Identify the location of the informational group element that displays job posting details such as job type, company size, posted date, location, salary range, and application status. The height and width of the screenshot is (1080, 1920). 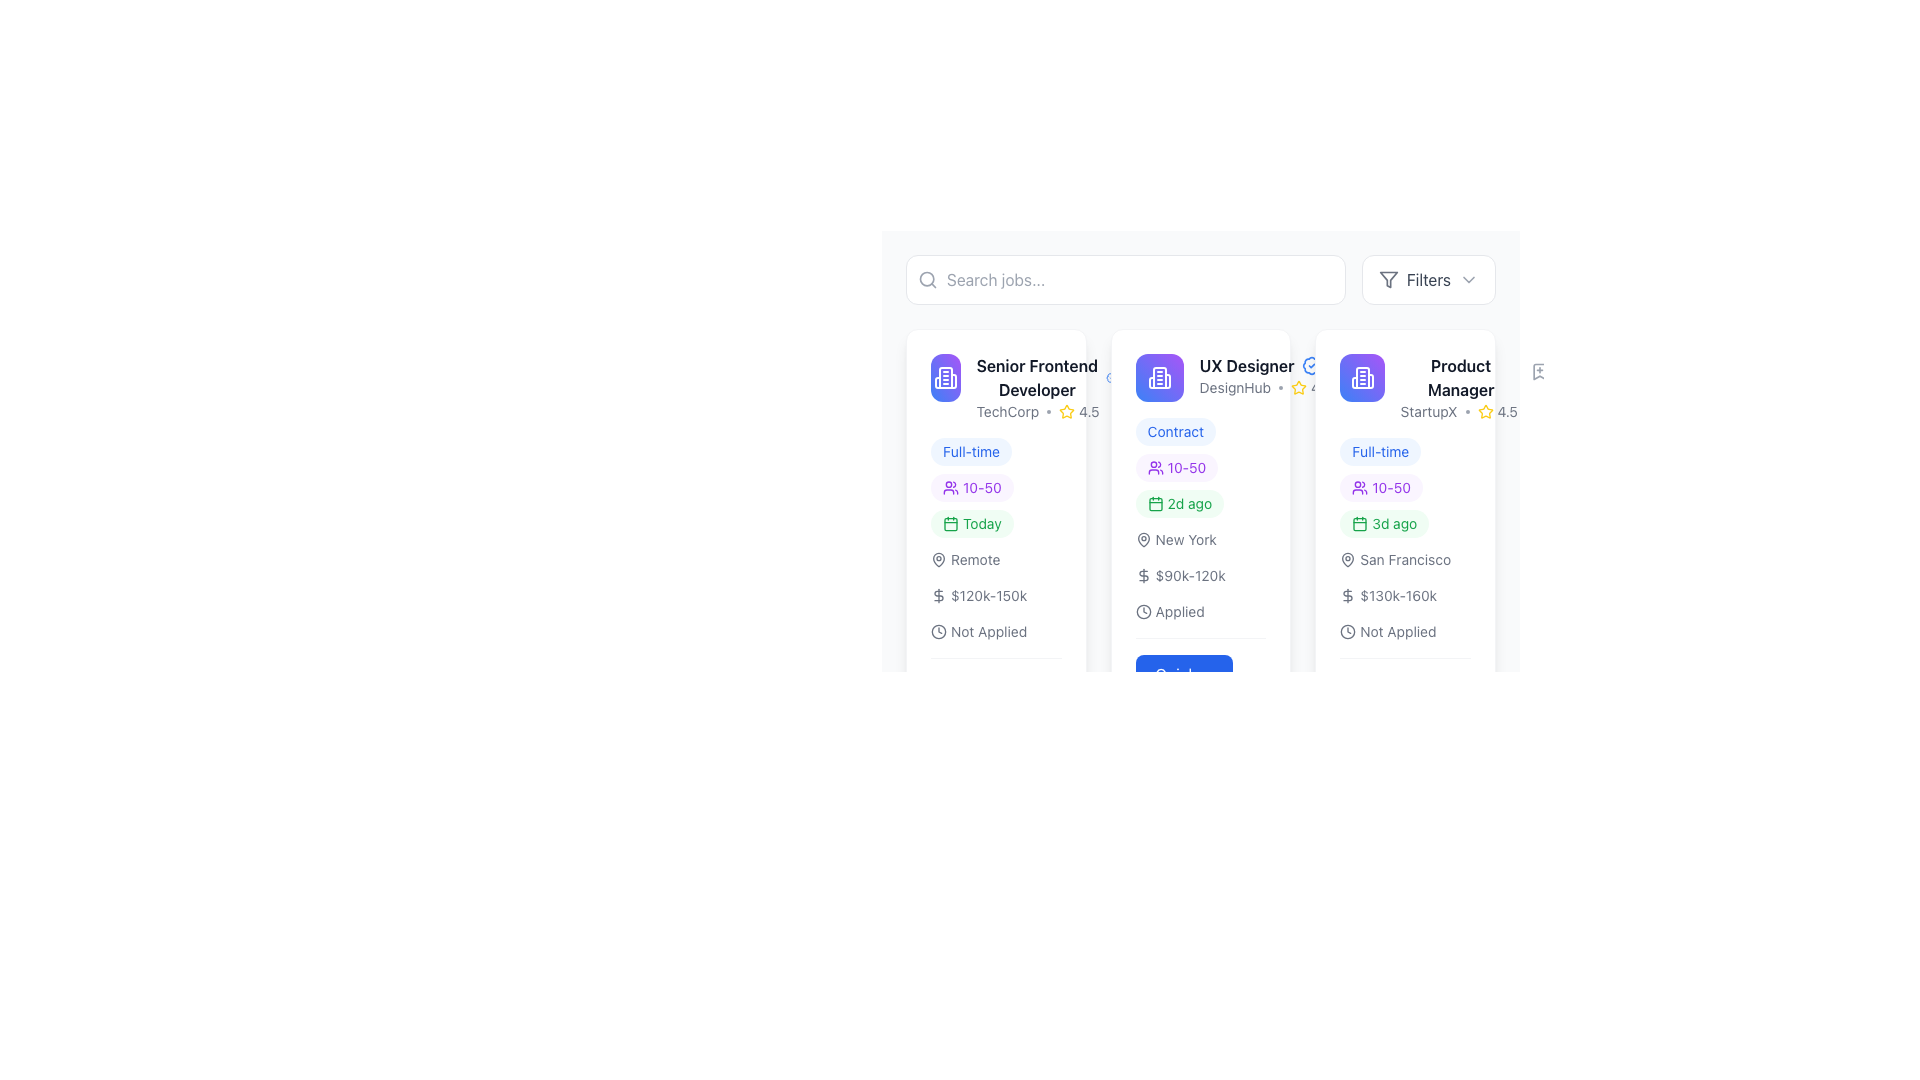
(996, 540).